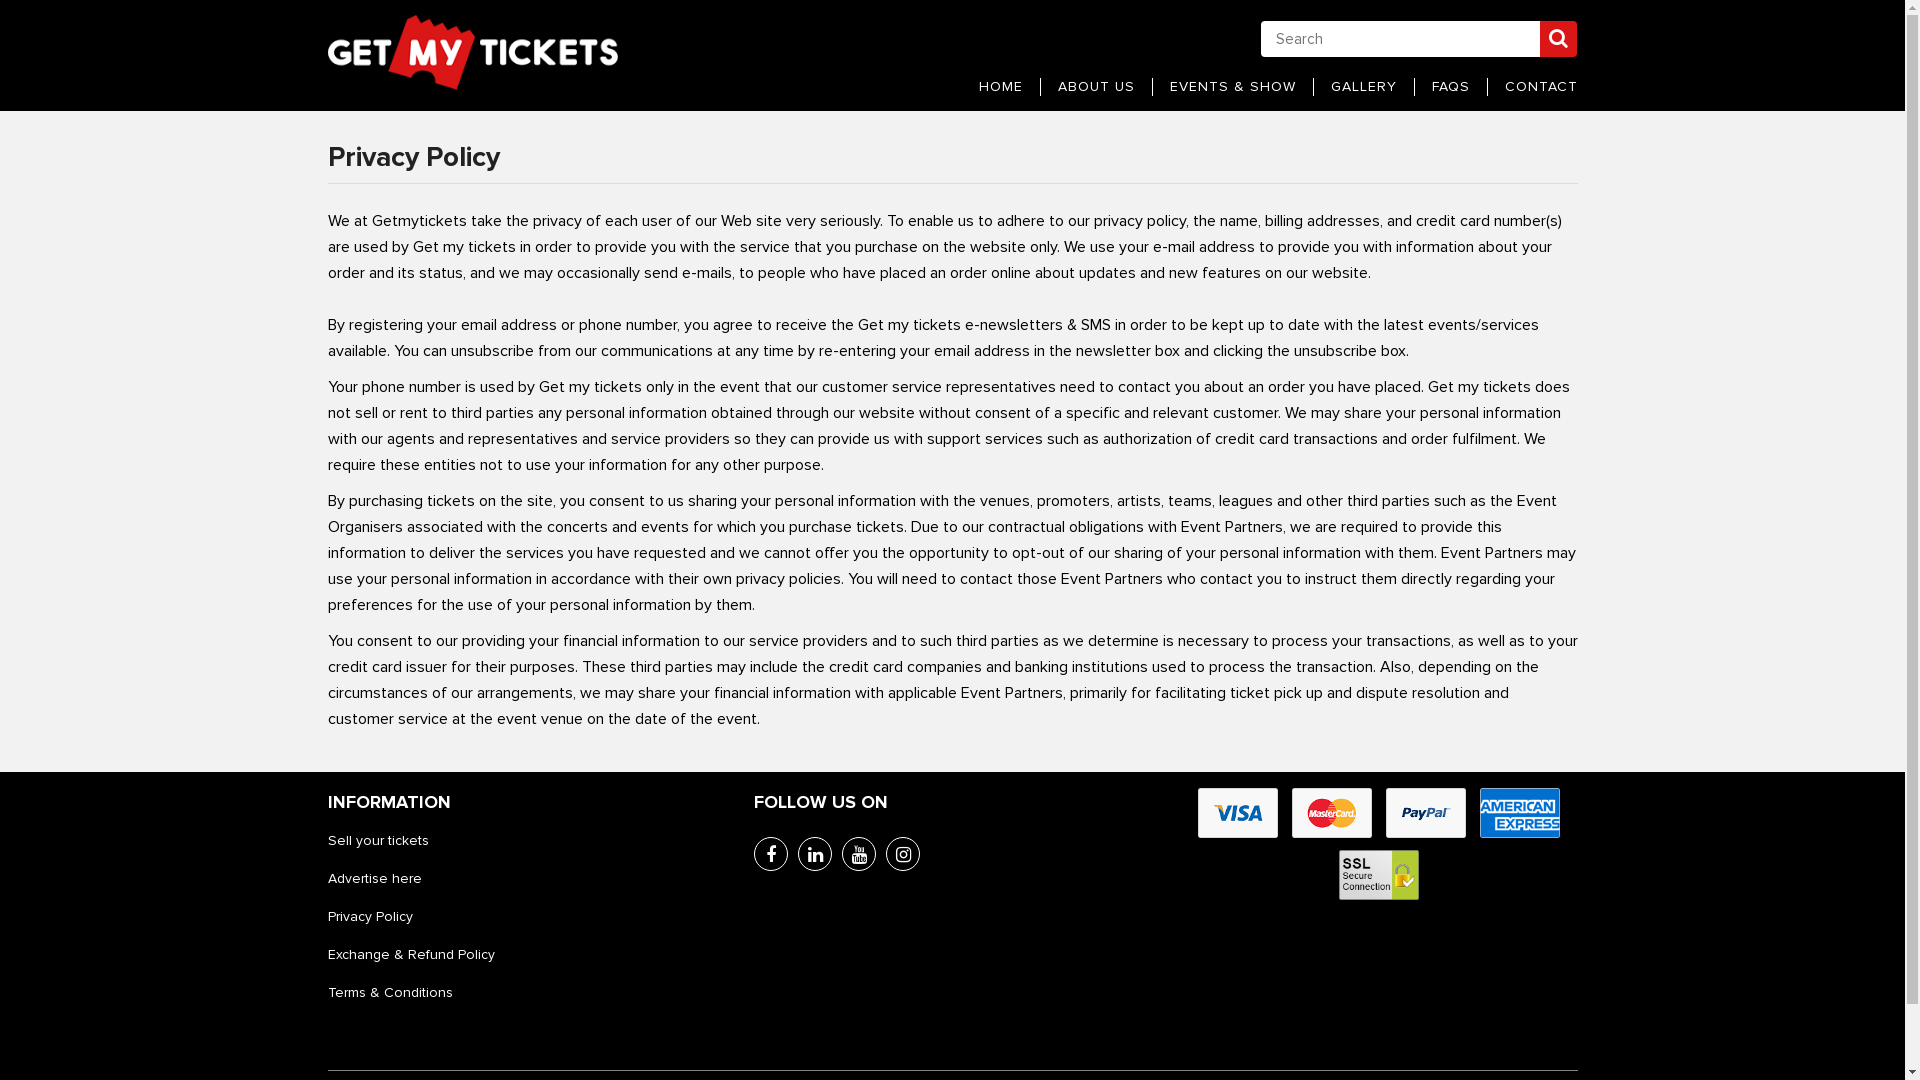 This screenshot has height=1080, width=1920. Describe the element at coordinates (410, 954) in the screenshot. I see `'Exchange & Refund Policy'` at that location.